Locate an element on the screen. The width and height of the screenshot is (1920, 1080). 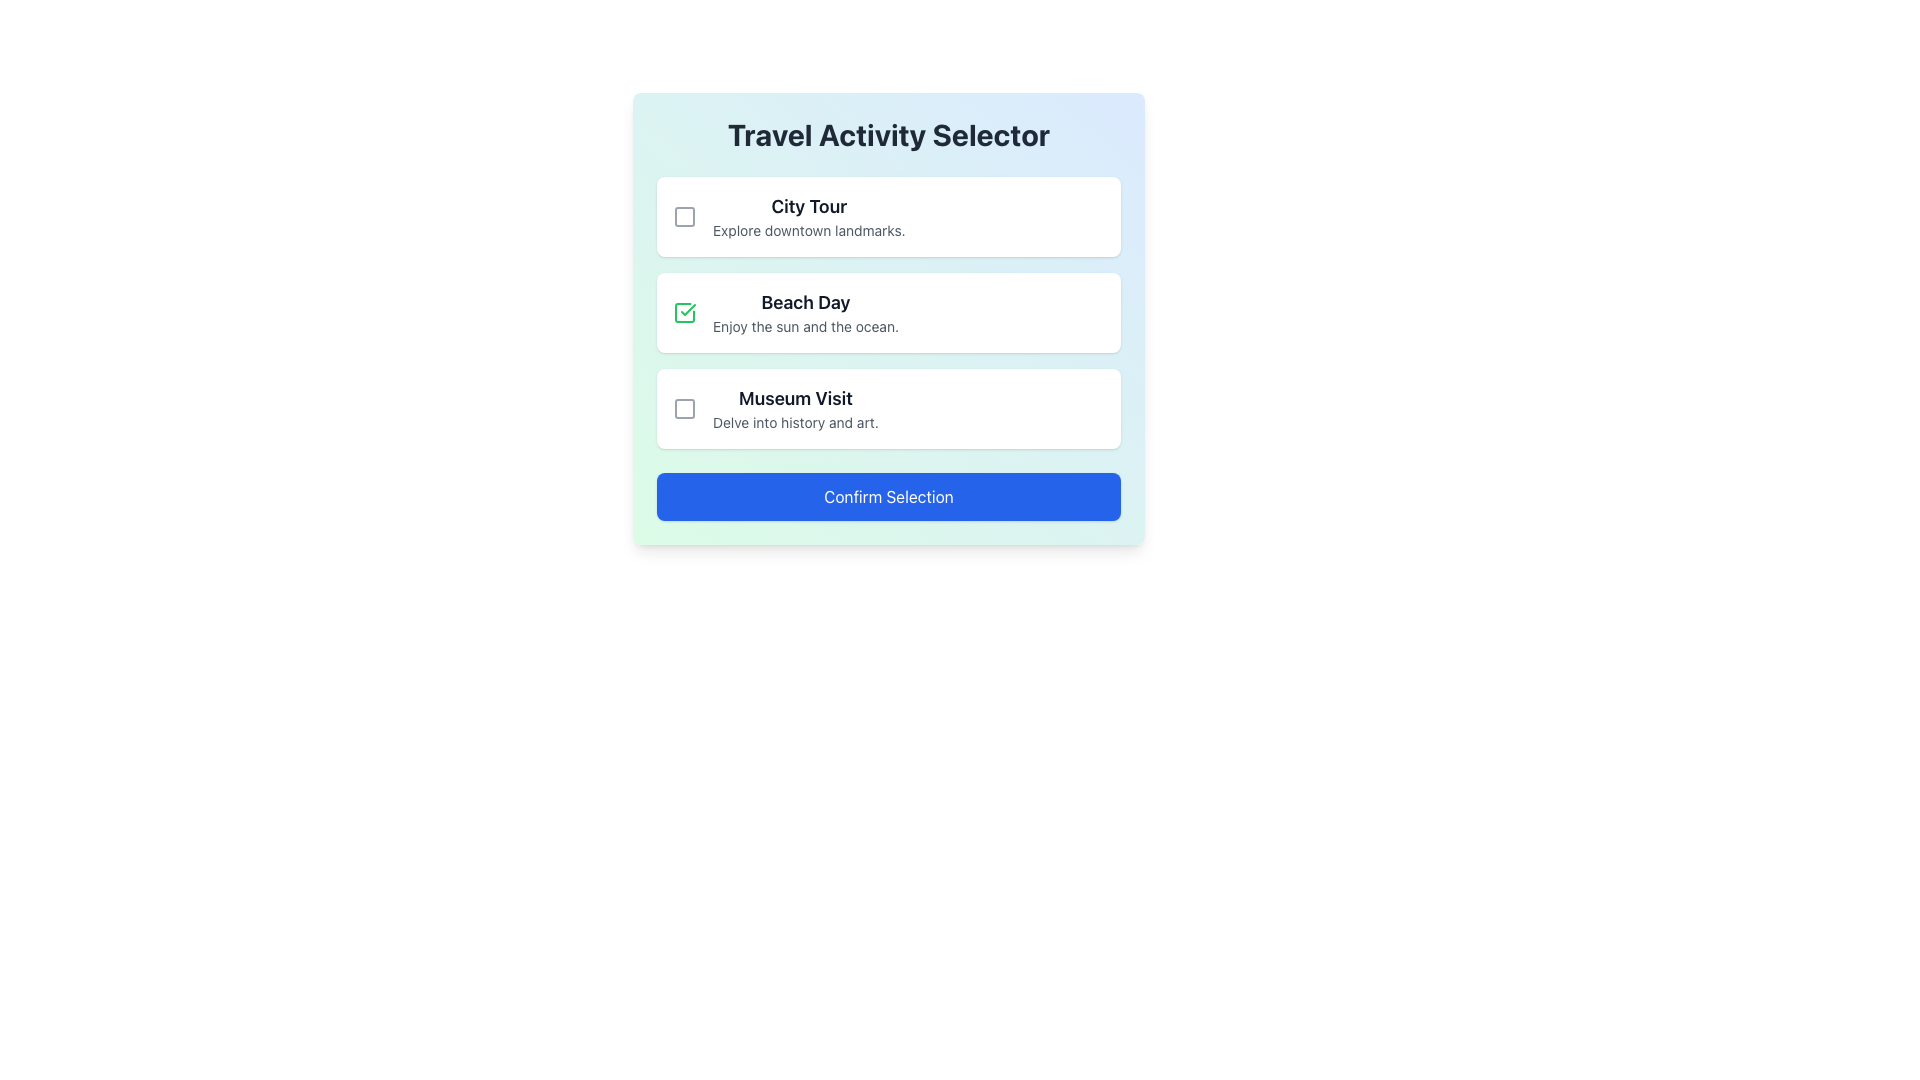
the static text element that provides additional insight into the 'City Tour' option, located beneath the 'City Tour' title is located at coordinates (809, 230).